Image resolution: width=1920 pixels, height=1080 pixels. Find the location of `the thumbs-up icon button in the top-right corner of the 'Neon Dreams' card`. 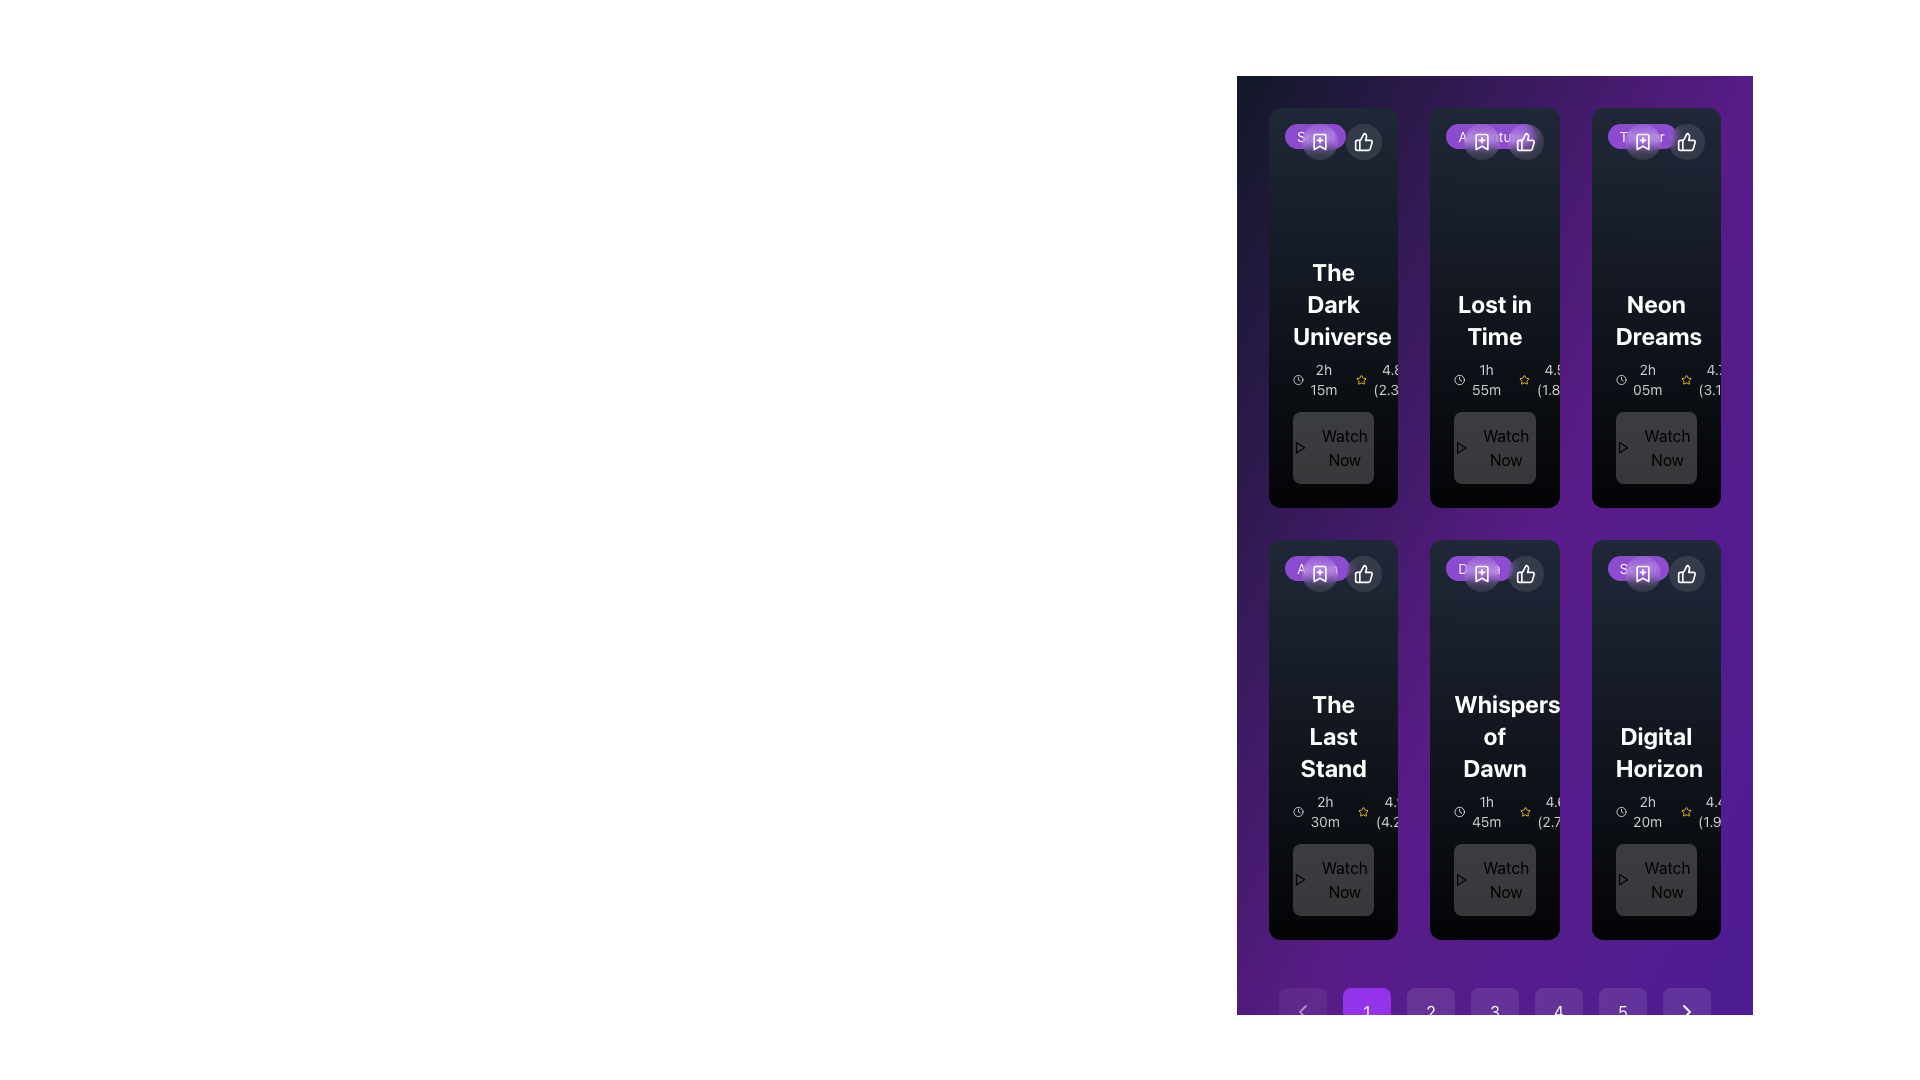

the thumbs-up icon button in the top-right corner of the 'Neon Dreams' card is located at coordinates (1685, 141).